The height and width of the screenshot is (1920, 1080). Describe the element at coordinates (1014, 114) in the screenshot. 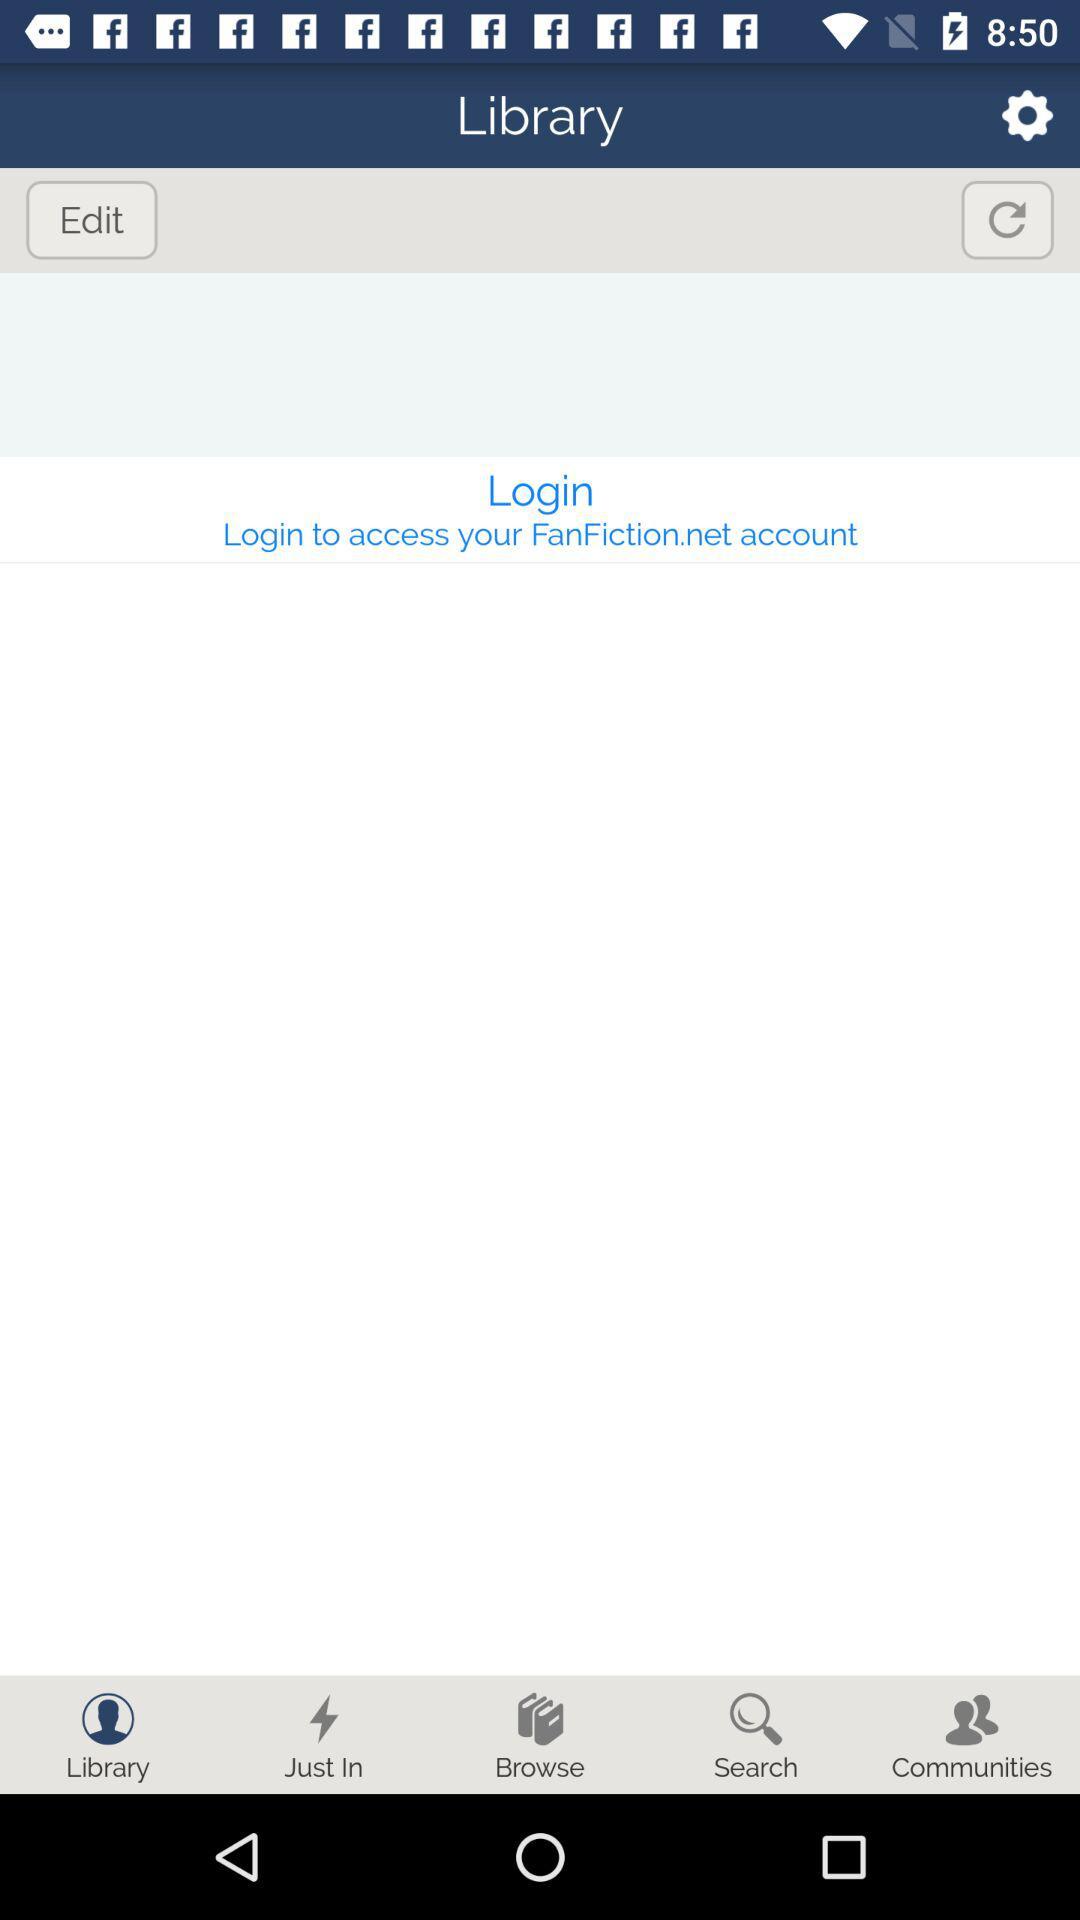

I see `the icon next to the library icon` at that location.